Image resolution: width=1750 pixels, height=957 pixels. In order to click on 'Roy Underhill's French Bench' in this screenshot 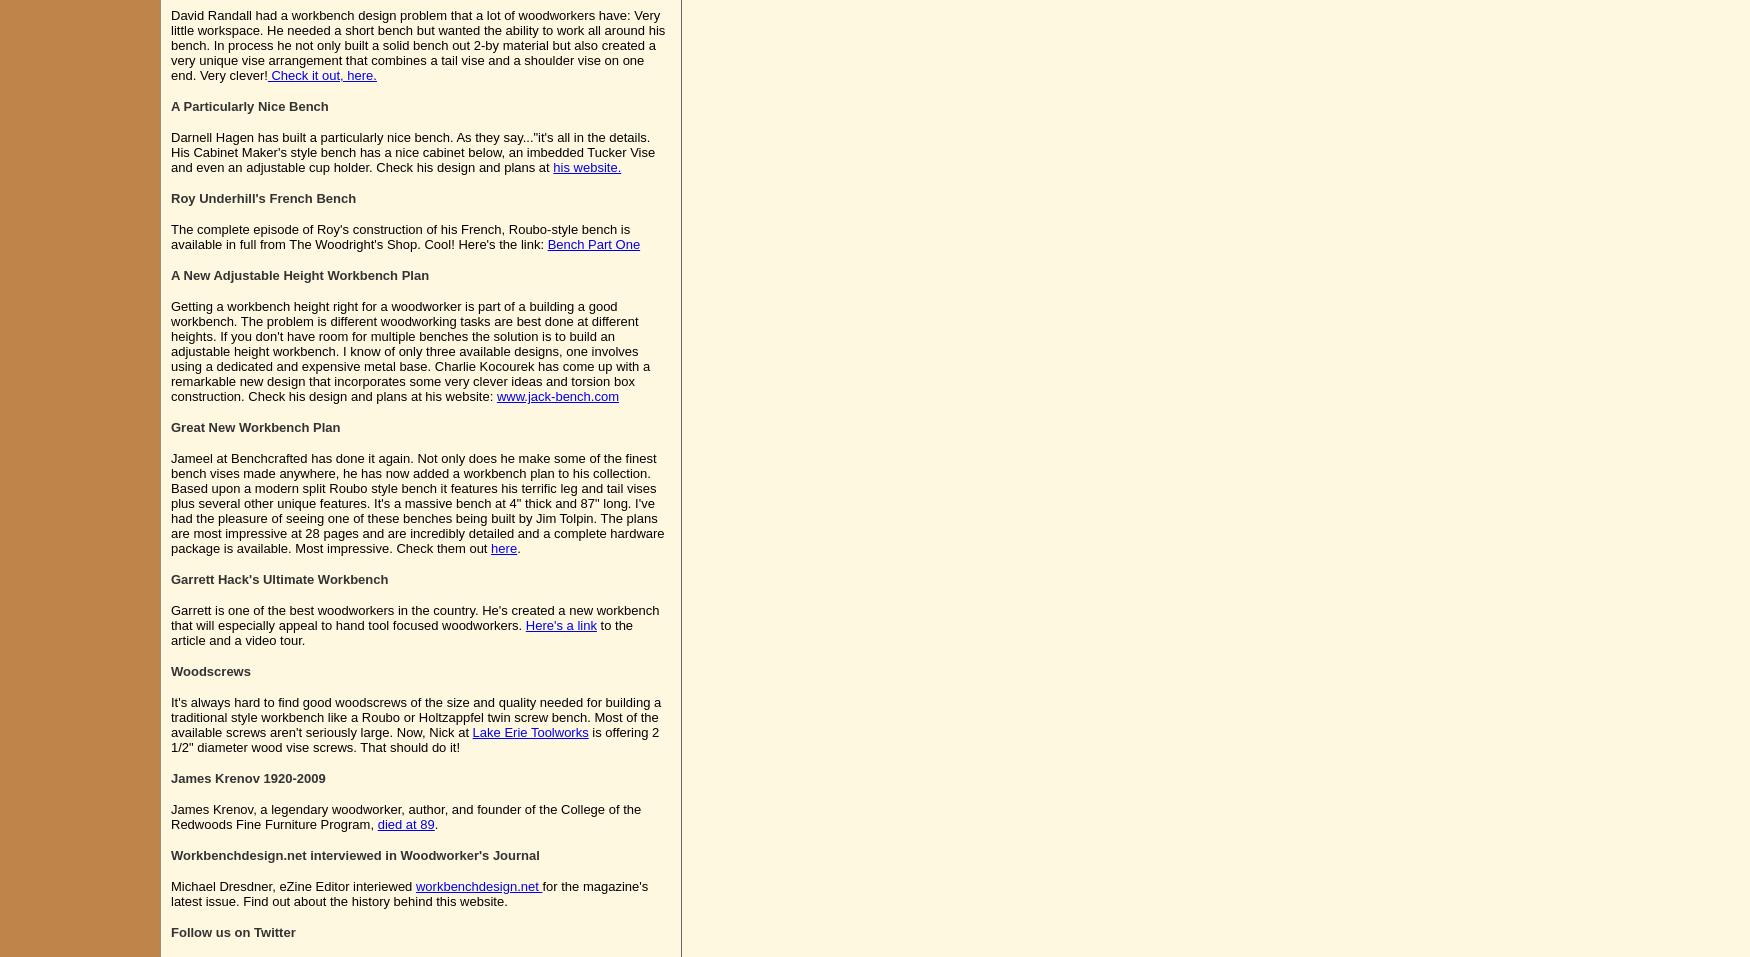, I will do `click(262, 197)`.